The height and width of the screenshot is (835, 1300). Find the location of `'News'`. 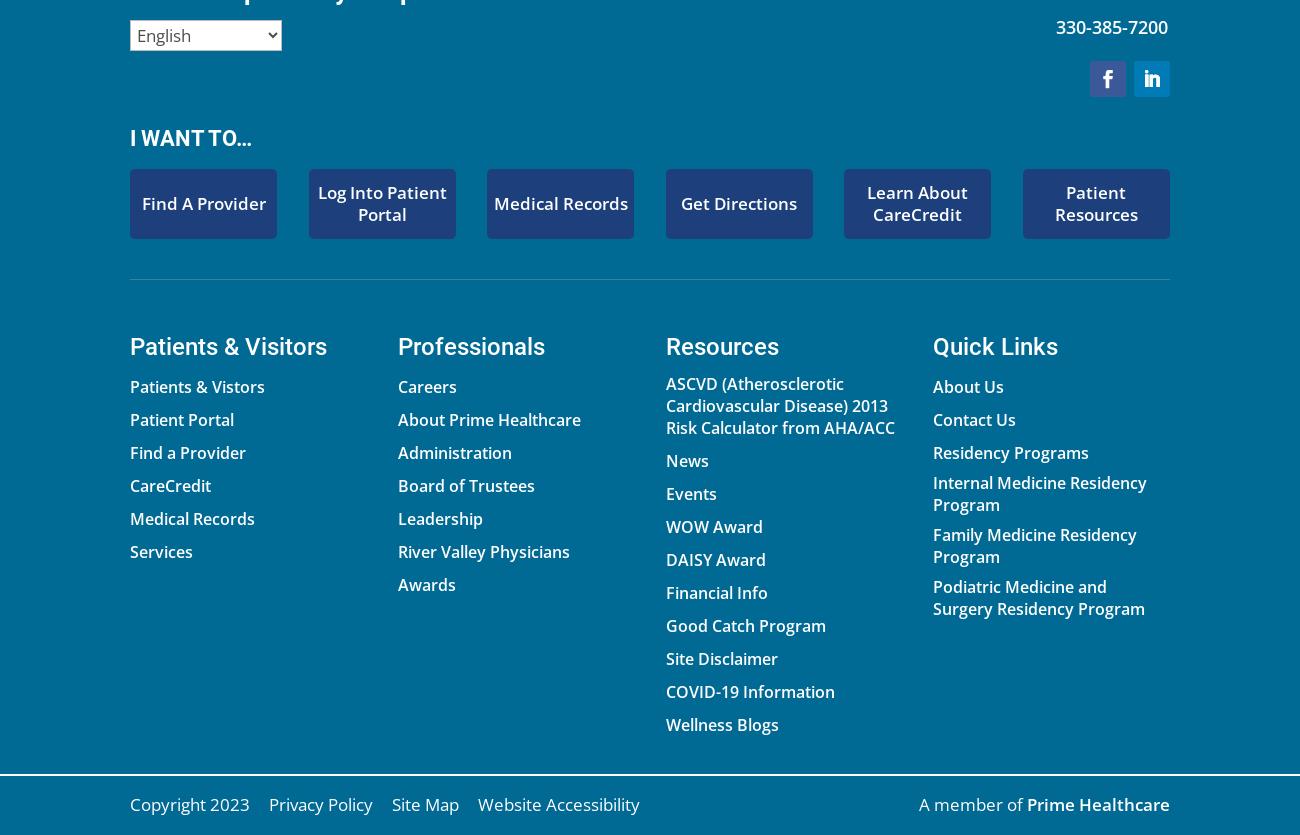

'News' is located at coordinates (685, 460).